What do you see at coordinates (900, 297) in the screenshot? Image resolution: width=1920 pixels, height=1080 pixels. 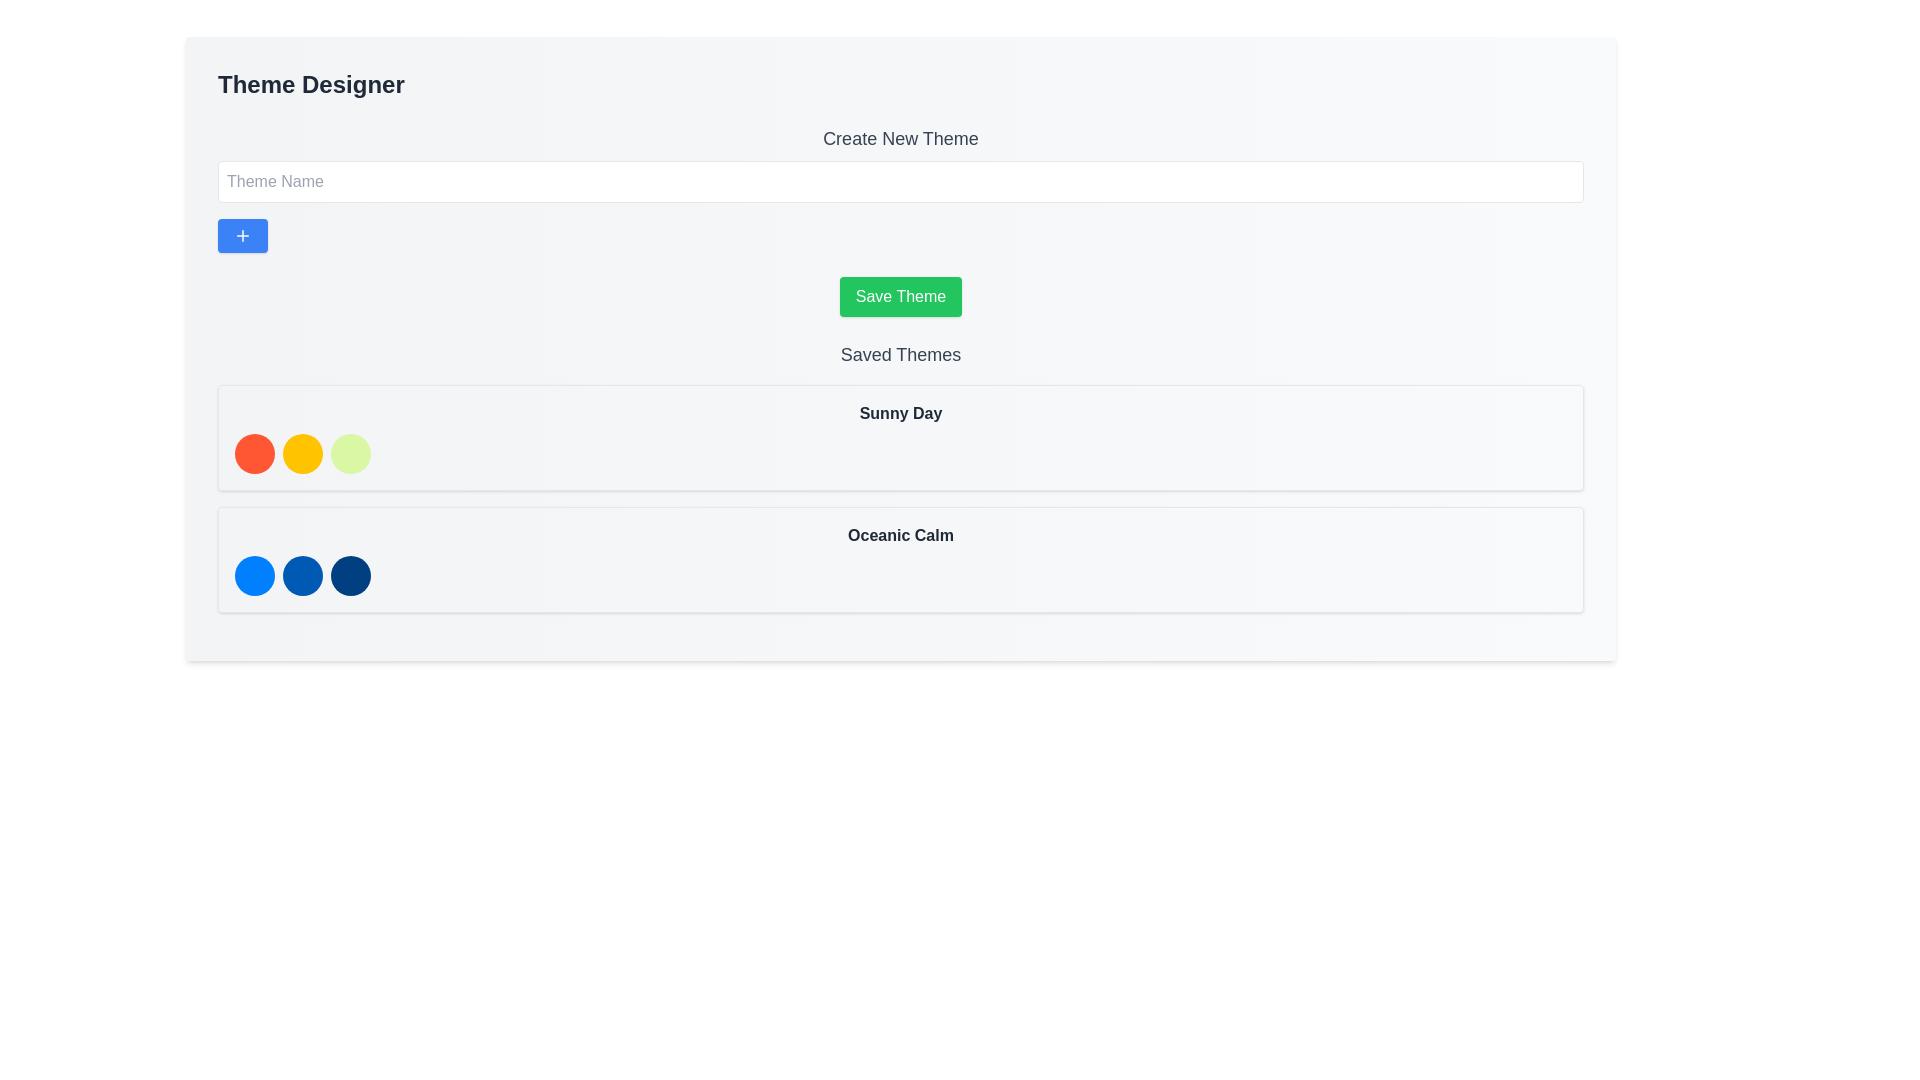 I see `the 'Save Theme' button with a vibrant green background` at bounding box center [900, 297].